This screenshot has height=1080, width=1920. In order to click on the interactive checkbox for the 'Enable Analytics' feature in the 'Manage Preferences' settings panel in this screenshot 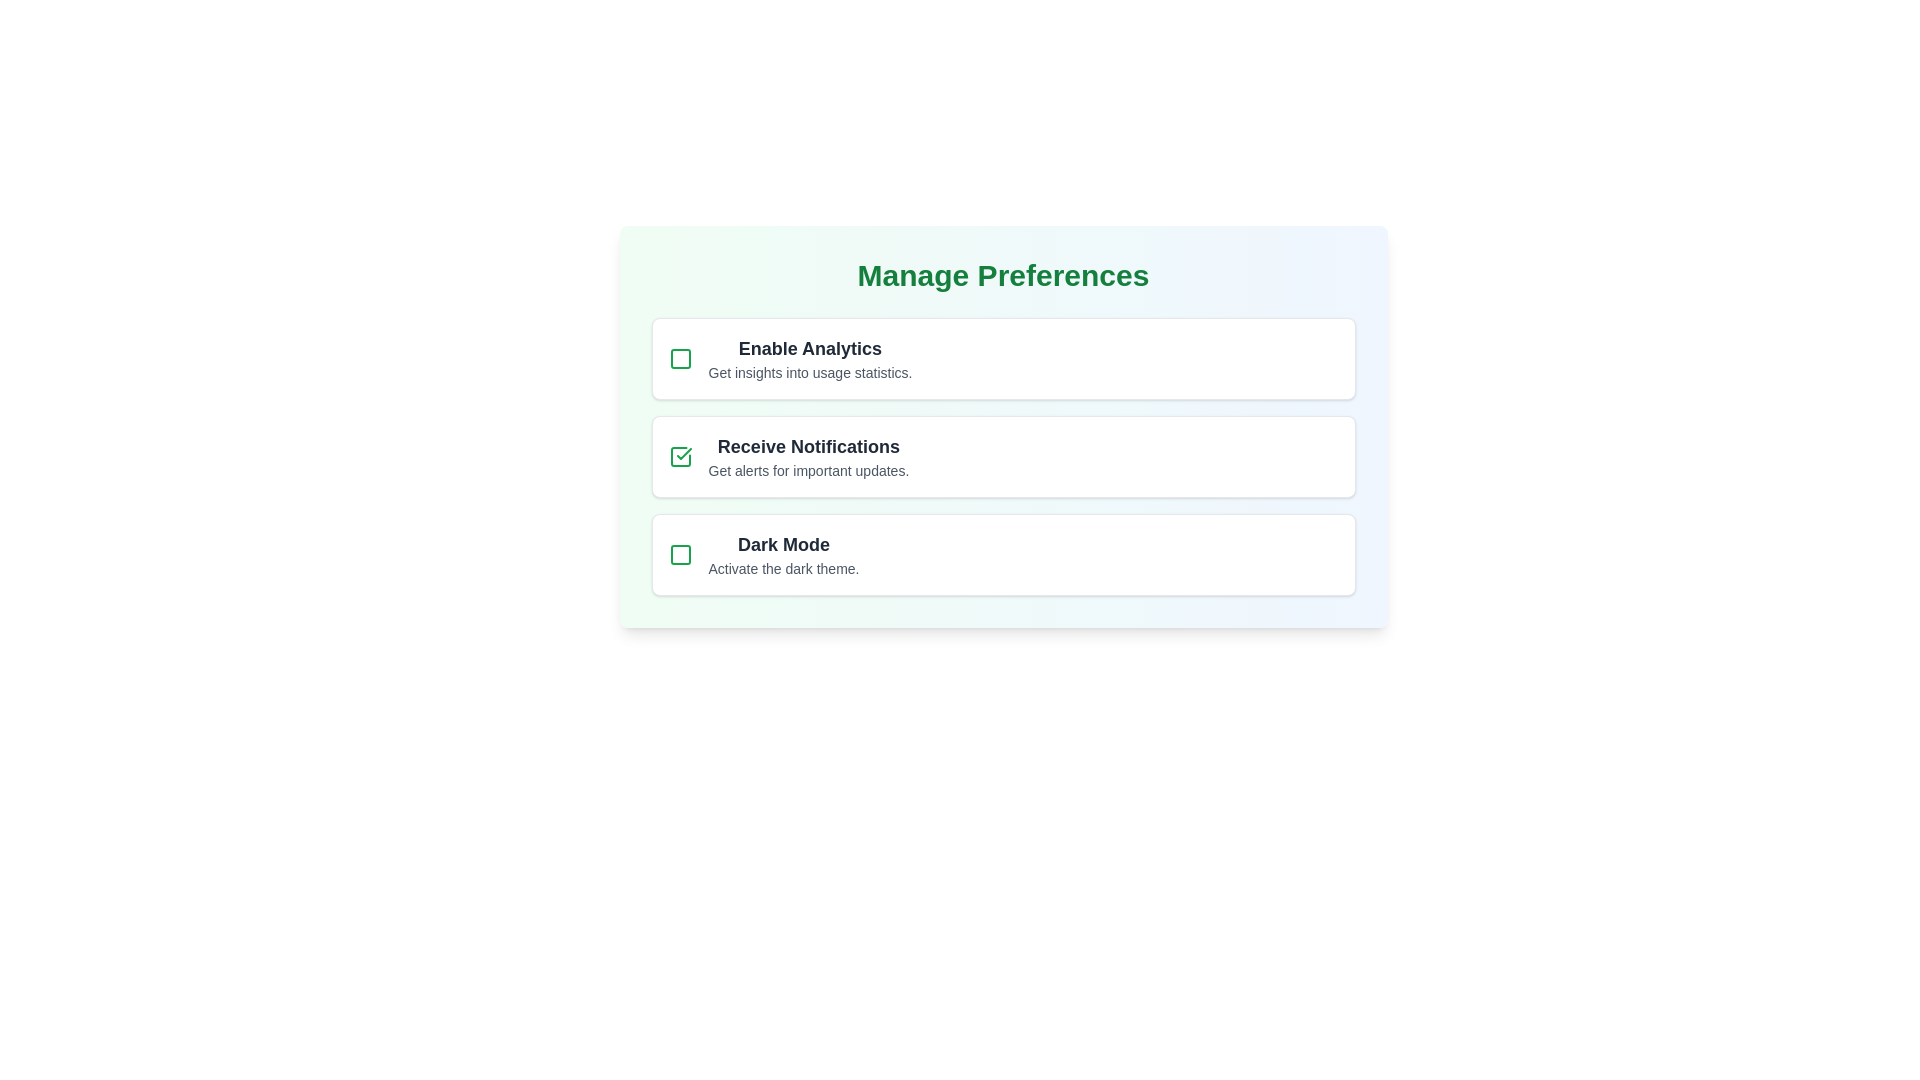, I will do `click(680, 357)`.